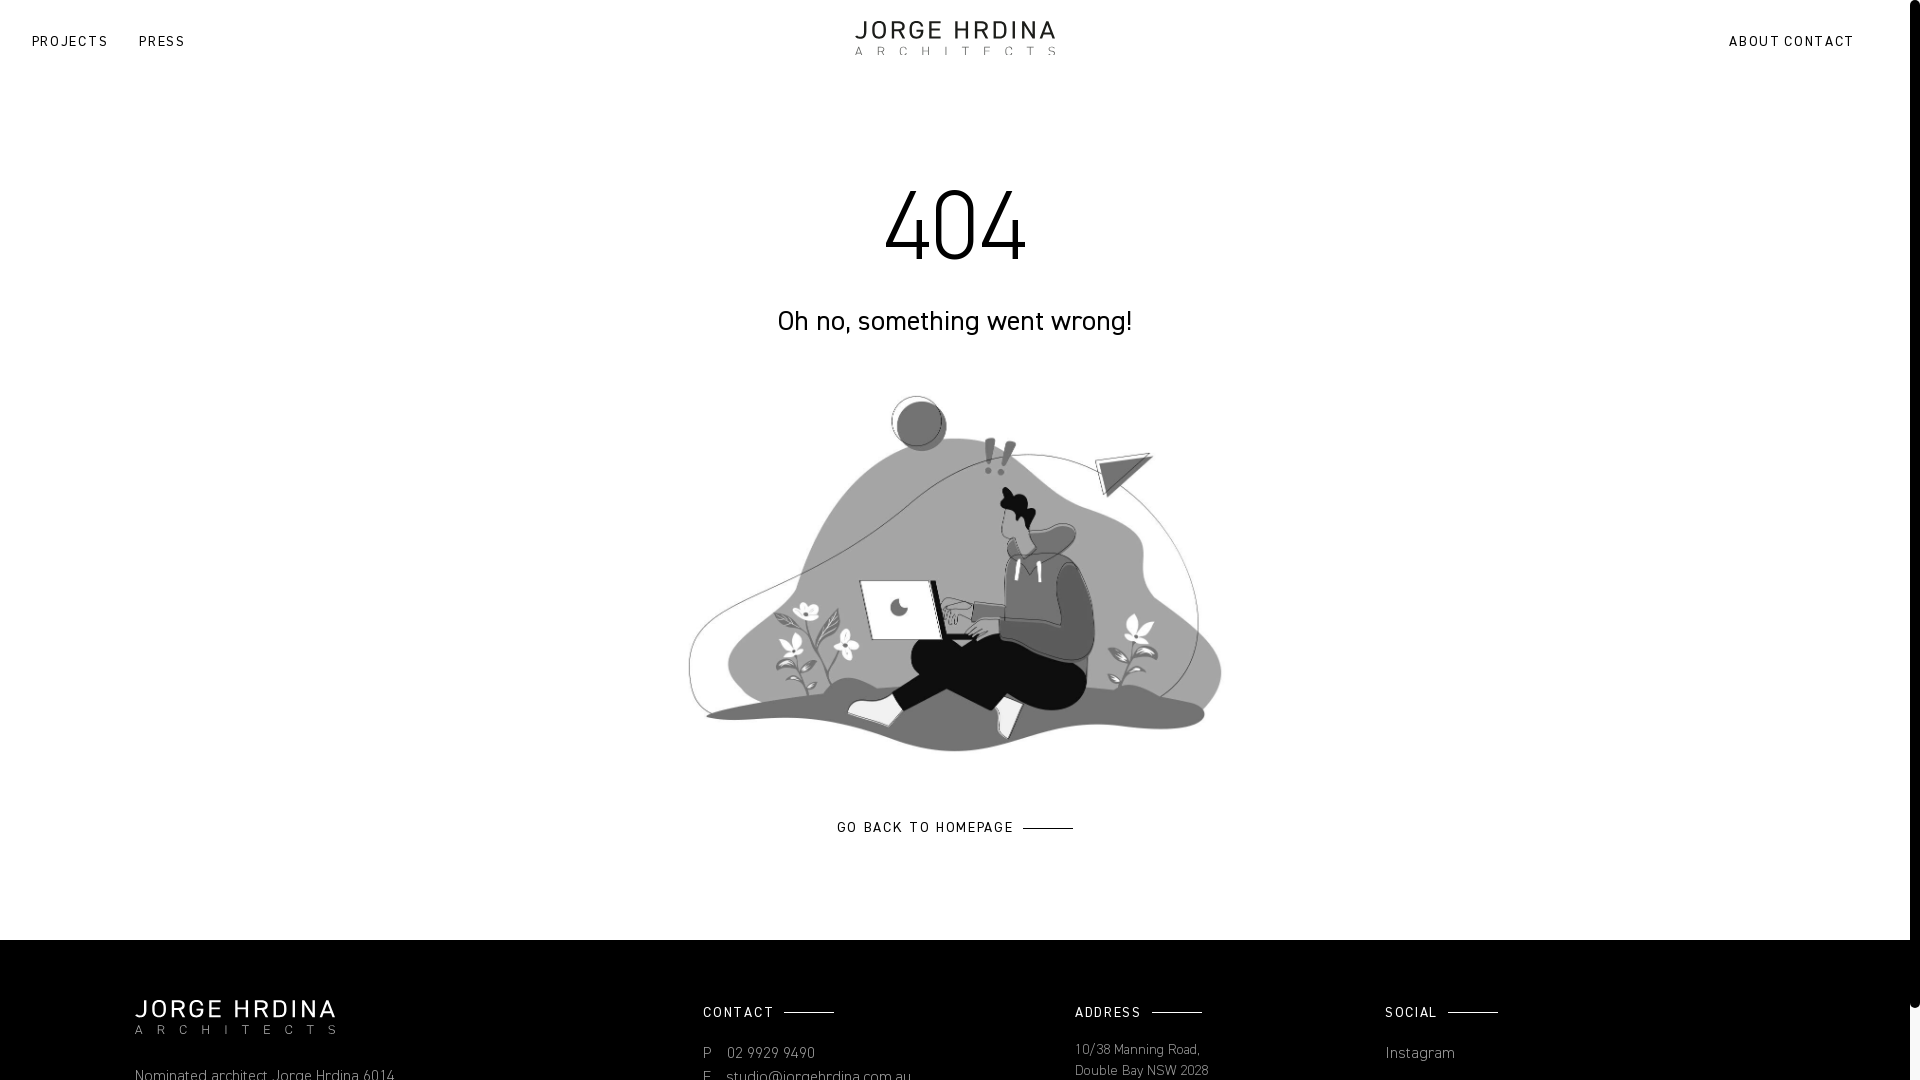  Describe the element at coordinates (70, 42) in the screenshot. I see `'PROJECTS'` at that location.